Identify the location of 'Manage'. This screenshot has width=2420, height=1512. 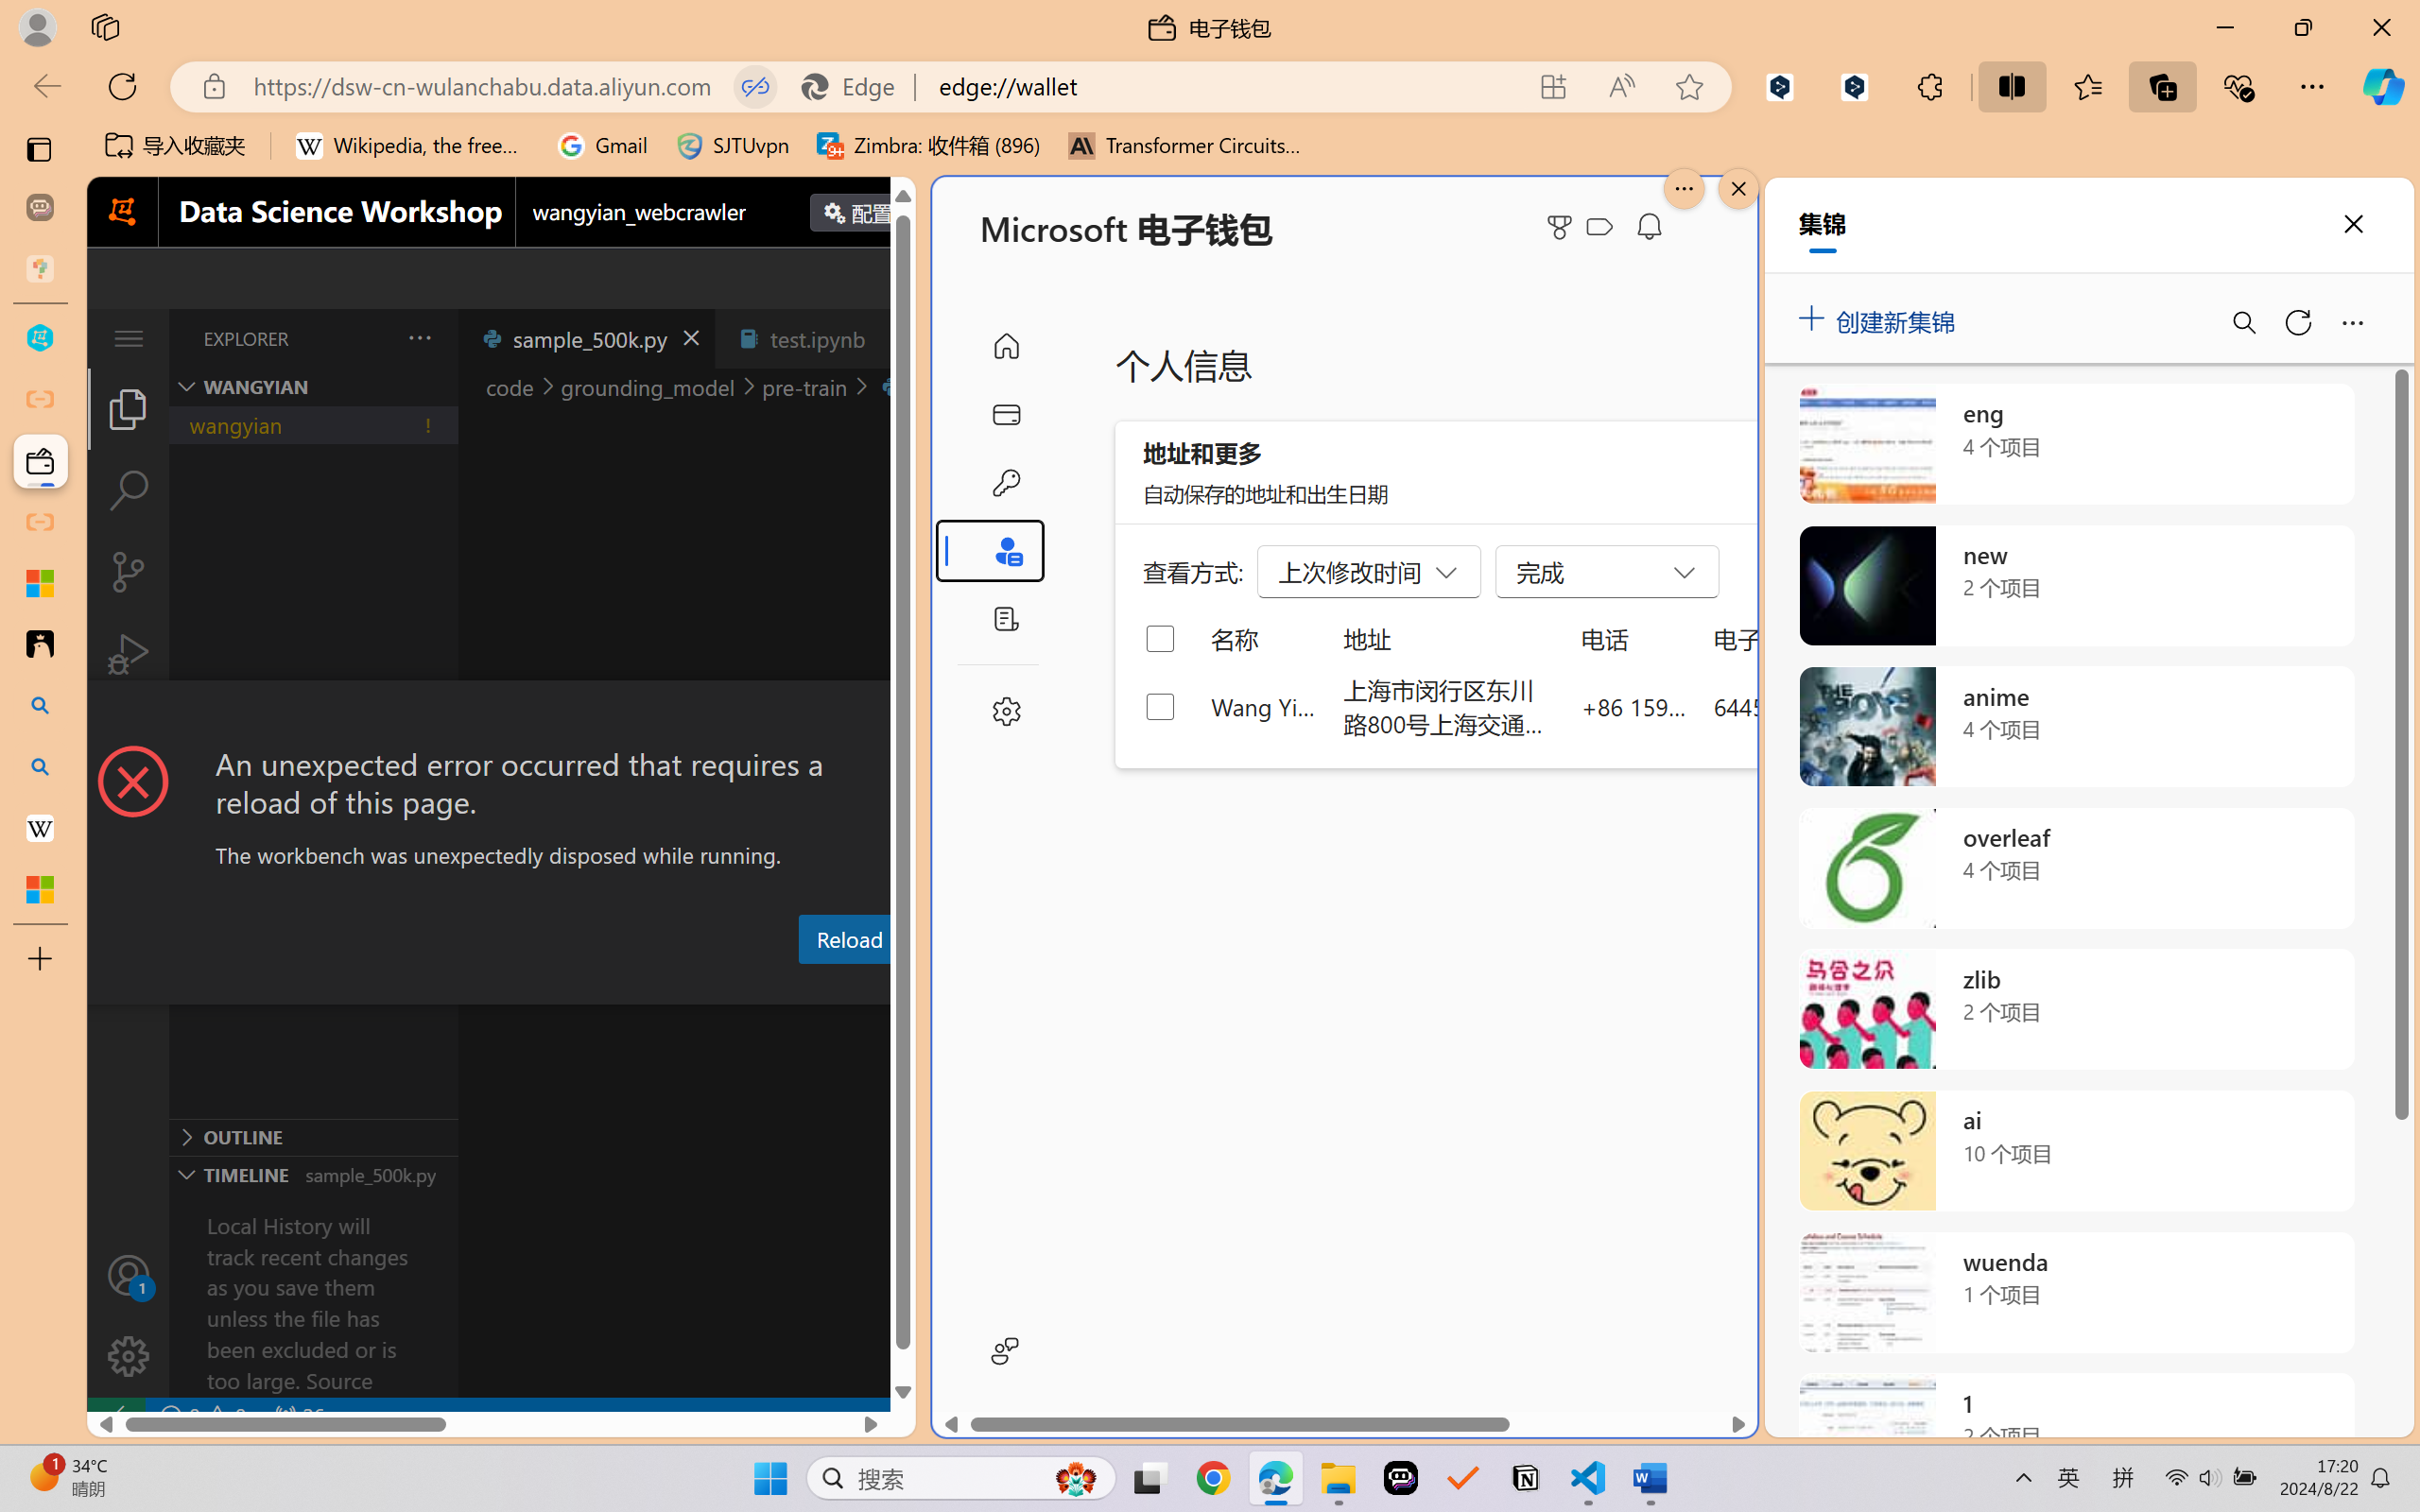
(127, 1314).